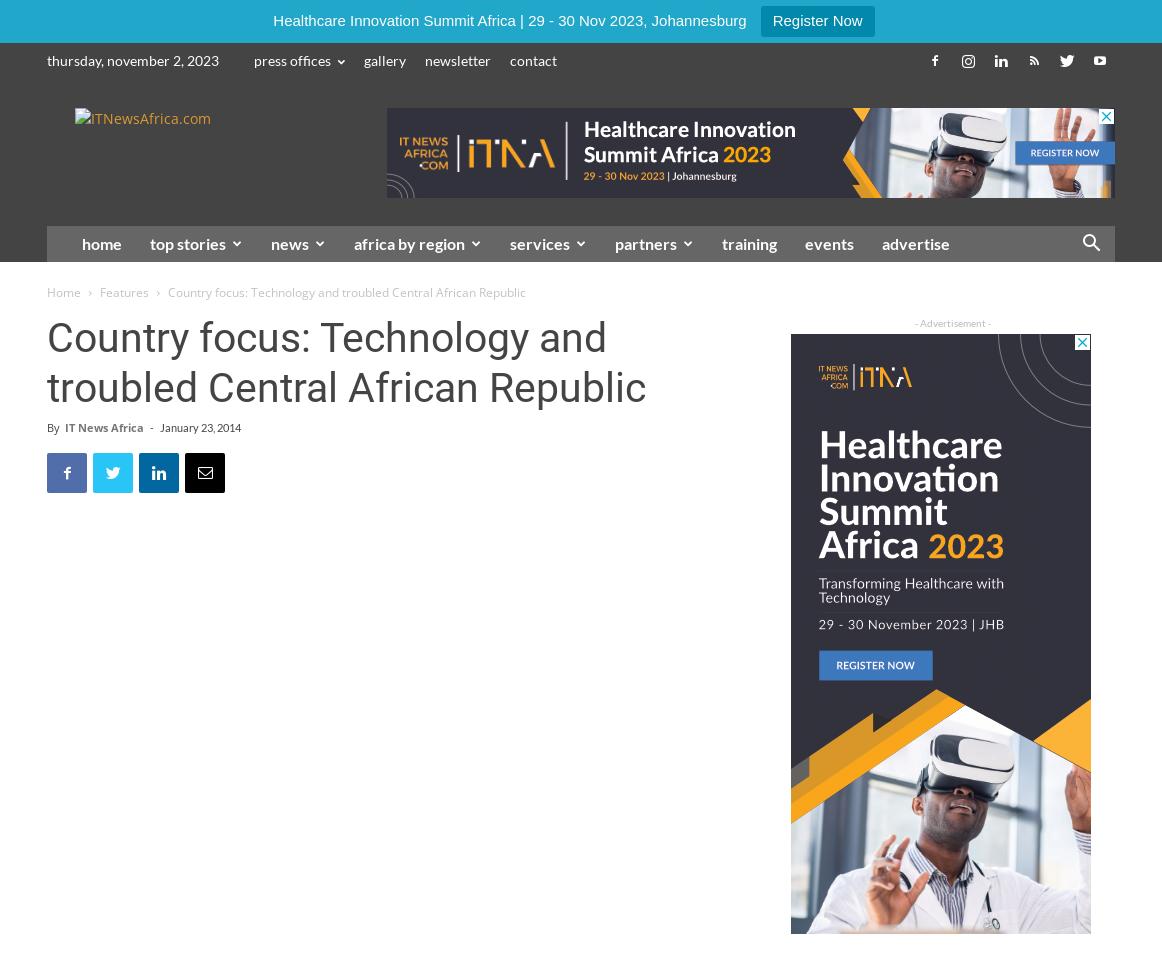 Image resolution: width=1162 pixels, height=979 pixels. What do you see at coordinates (52, 427) in the screenshot?
I see `'By'` at bounding box center [52, 427].